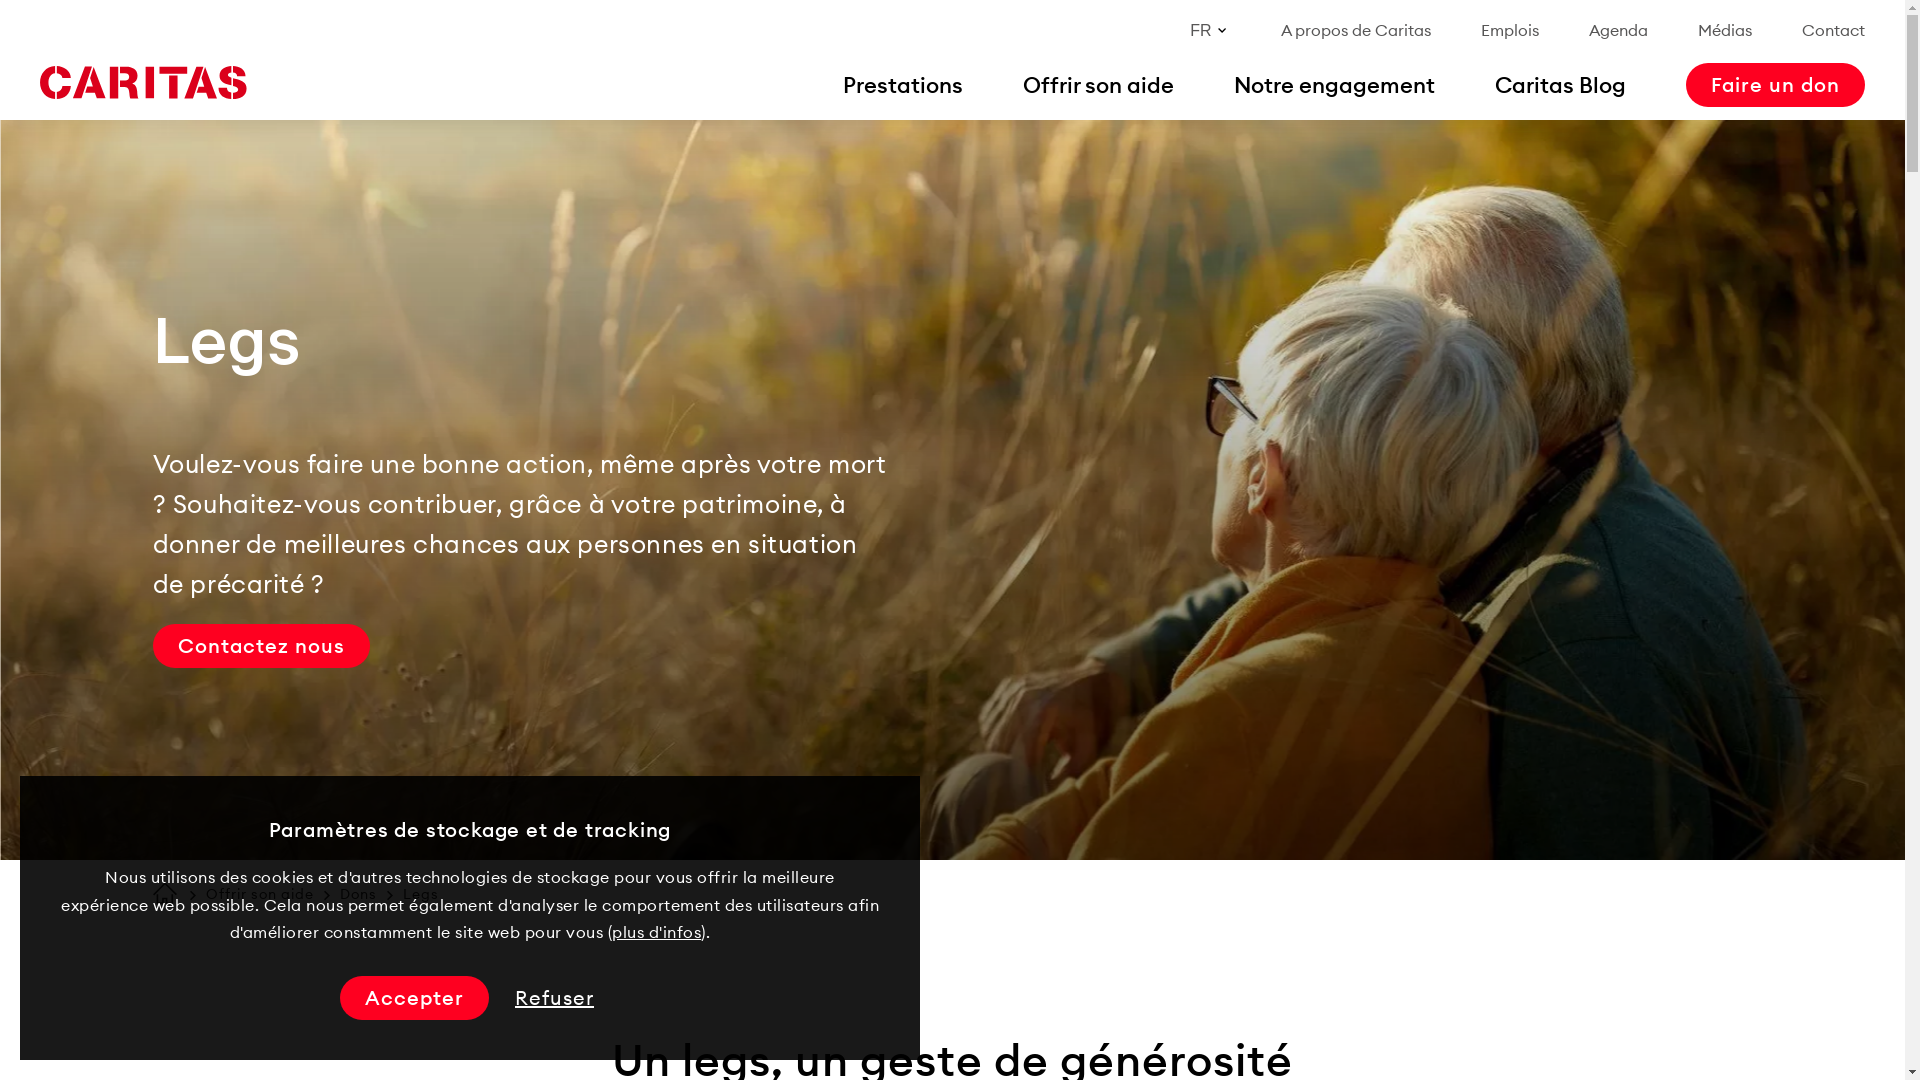 This screenshot has width=1920, height=1080. Describe the element at coordinates (1833, 30) in the screenshot. I see `'Contact'` at that location.